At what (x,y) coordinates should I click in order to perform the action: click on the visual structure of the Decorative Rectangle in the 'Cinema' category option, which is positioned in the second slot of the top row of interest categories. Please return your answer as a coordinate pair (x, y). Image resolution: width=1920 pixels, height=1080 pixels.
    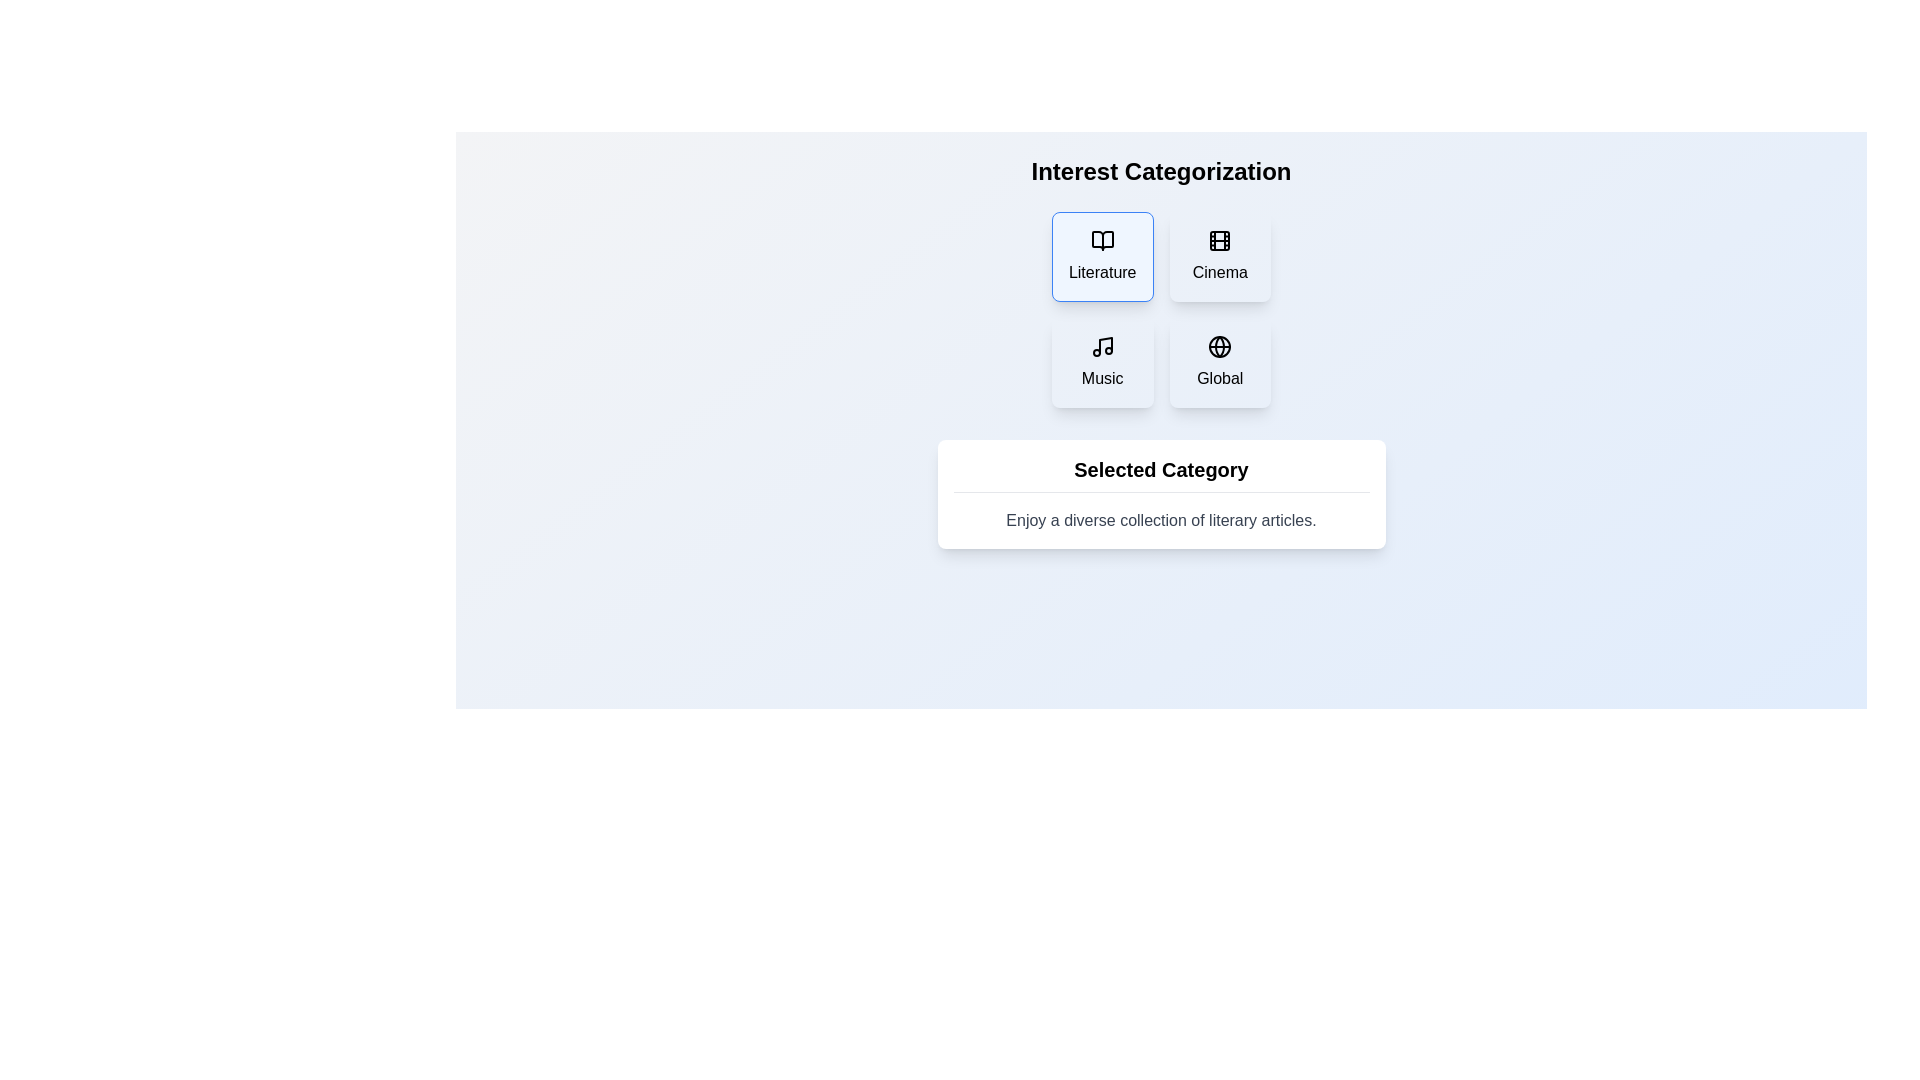
    Looking at the image, I should click on (1219, 239).